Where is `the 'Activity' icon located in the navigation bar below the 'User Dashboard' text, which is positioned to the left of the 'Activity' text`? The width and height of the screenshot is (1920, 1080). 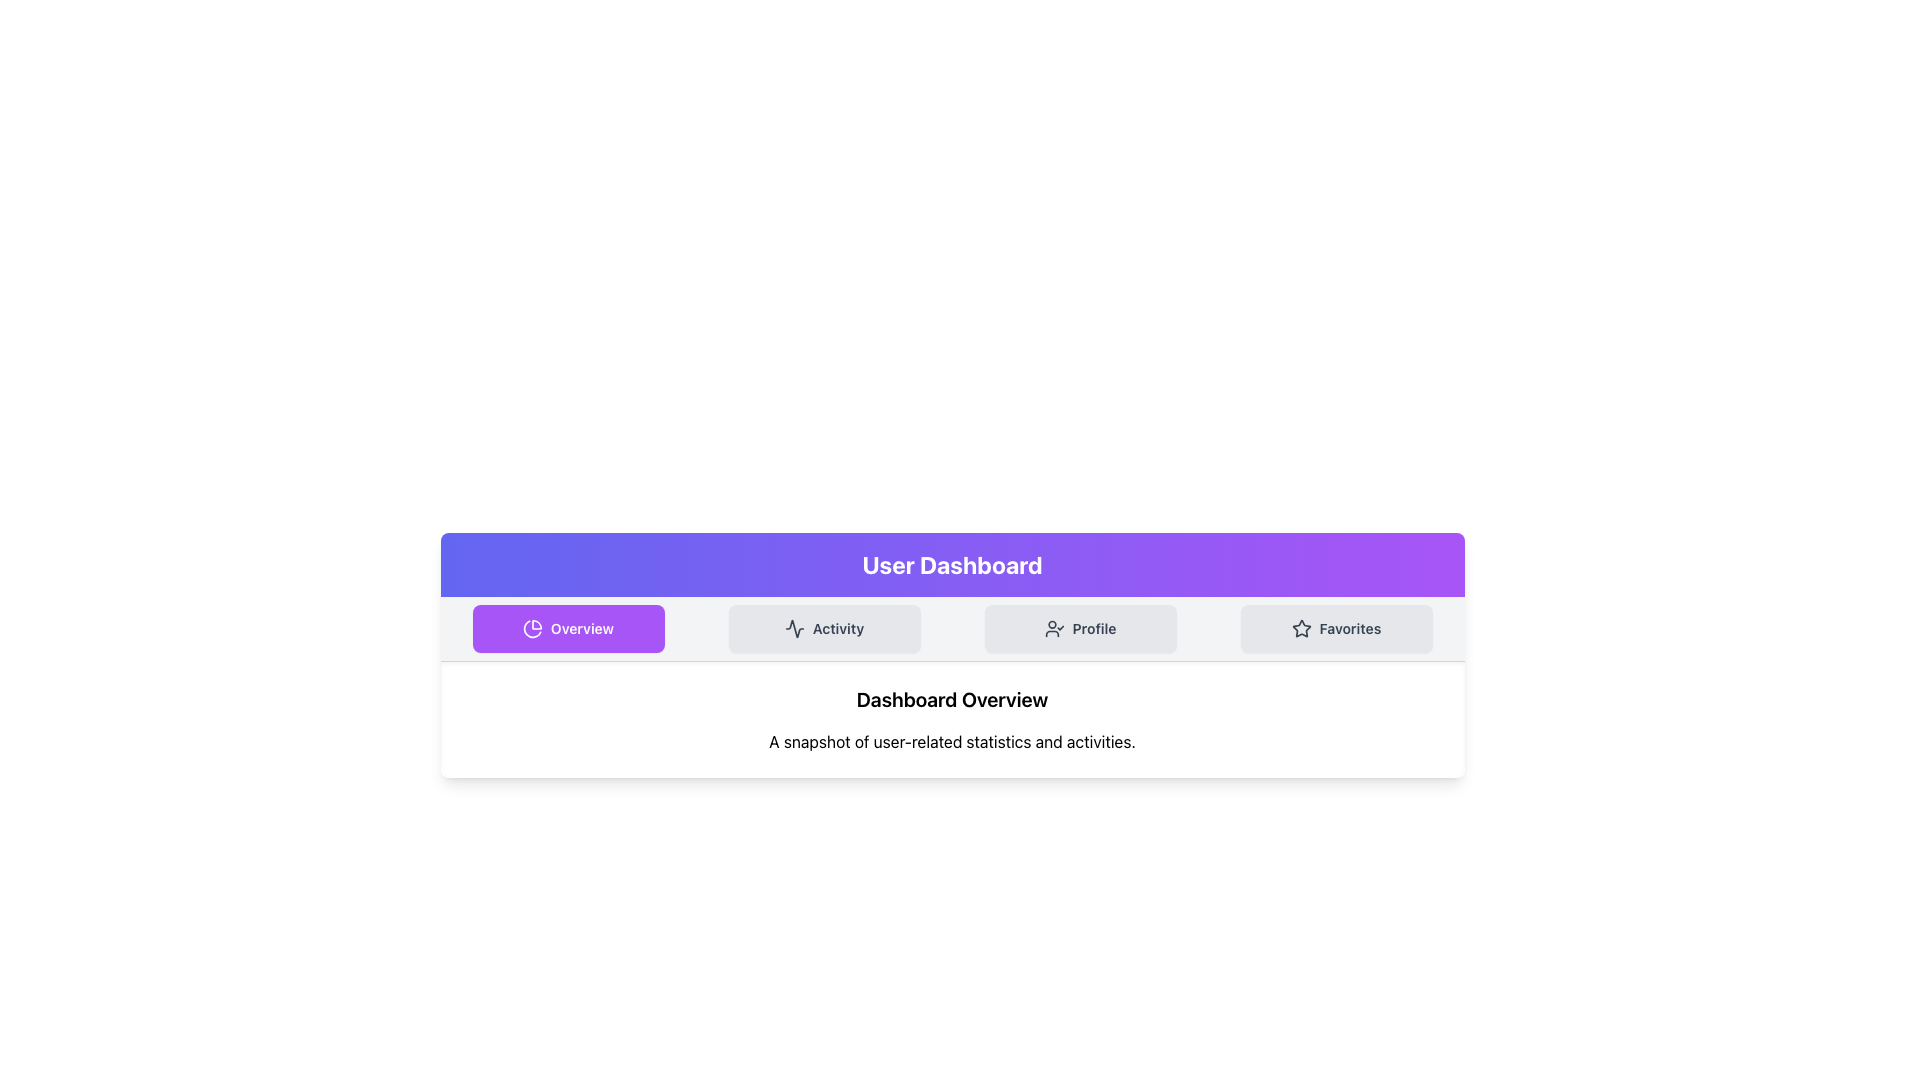 the 'Activity' icon located in the navigation bar below the 'User Dashboard' text, which is positioned to the left of the 'Activity' text is located at coordinates (793, 627).